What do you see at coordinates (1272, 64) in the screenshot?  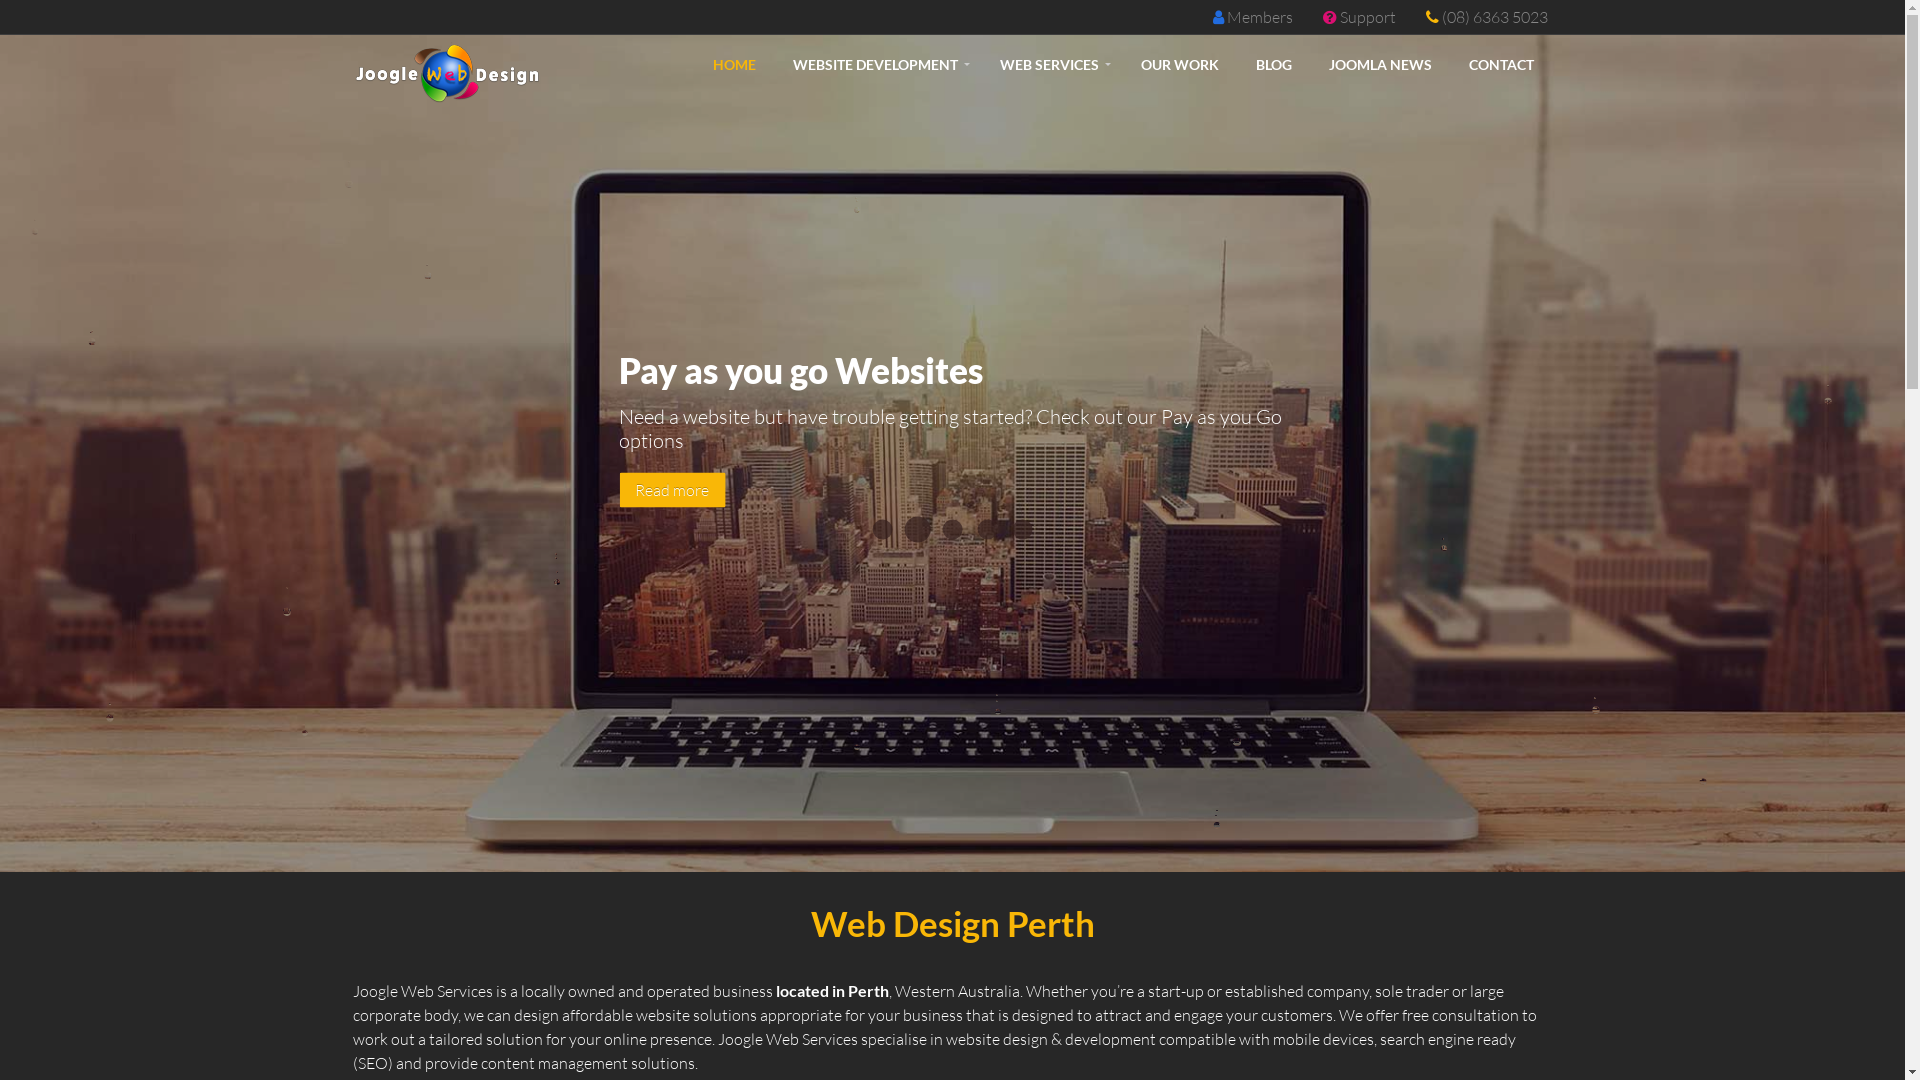 I see `'BLOG'` at bounding box center [1272, 64].